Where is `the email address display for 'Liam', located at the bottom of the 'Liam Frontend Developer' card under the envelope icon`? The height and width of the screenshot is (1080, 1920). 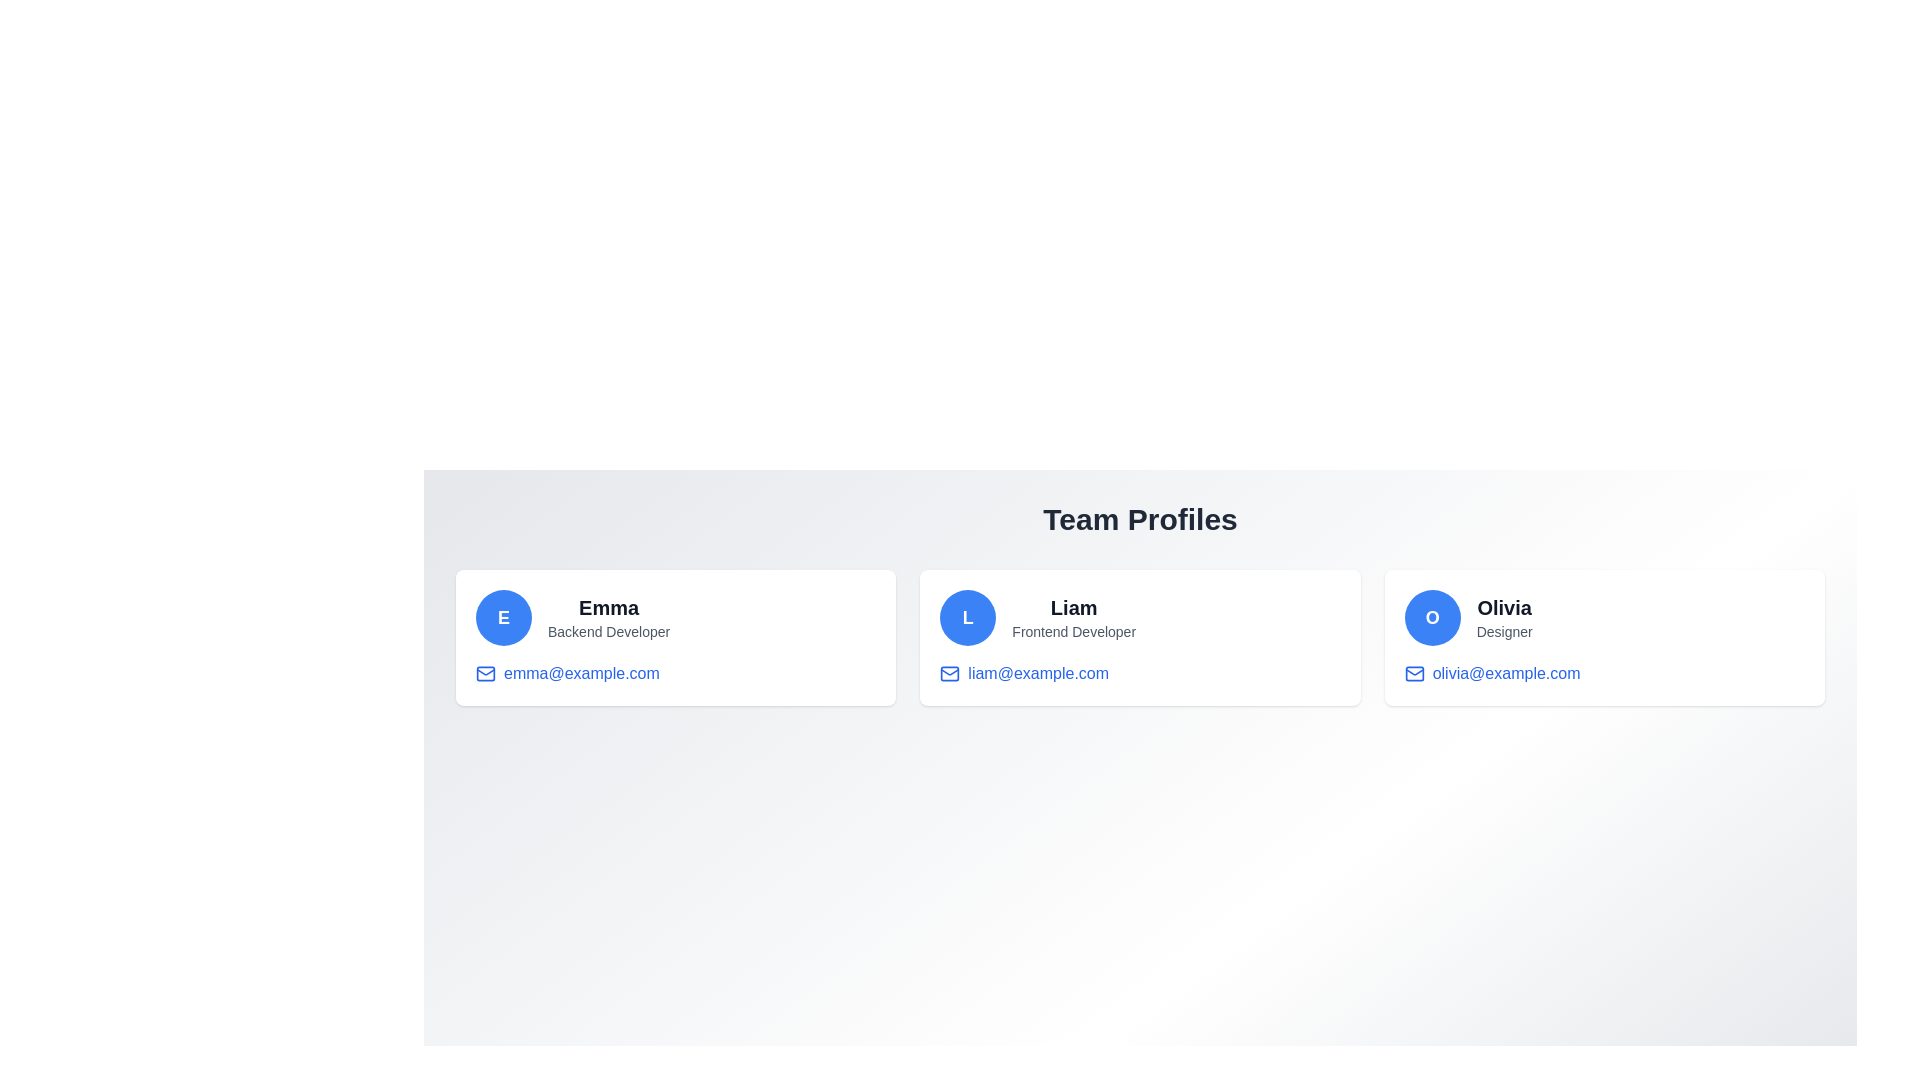 the email address display for 'Liam', located at the bottom of the 'Liam Frontend Developer' card under the envelope icon is located at coordinates (1038, 674).